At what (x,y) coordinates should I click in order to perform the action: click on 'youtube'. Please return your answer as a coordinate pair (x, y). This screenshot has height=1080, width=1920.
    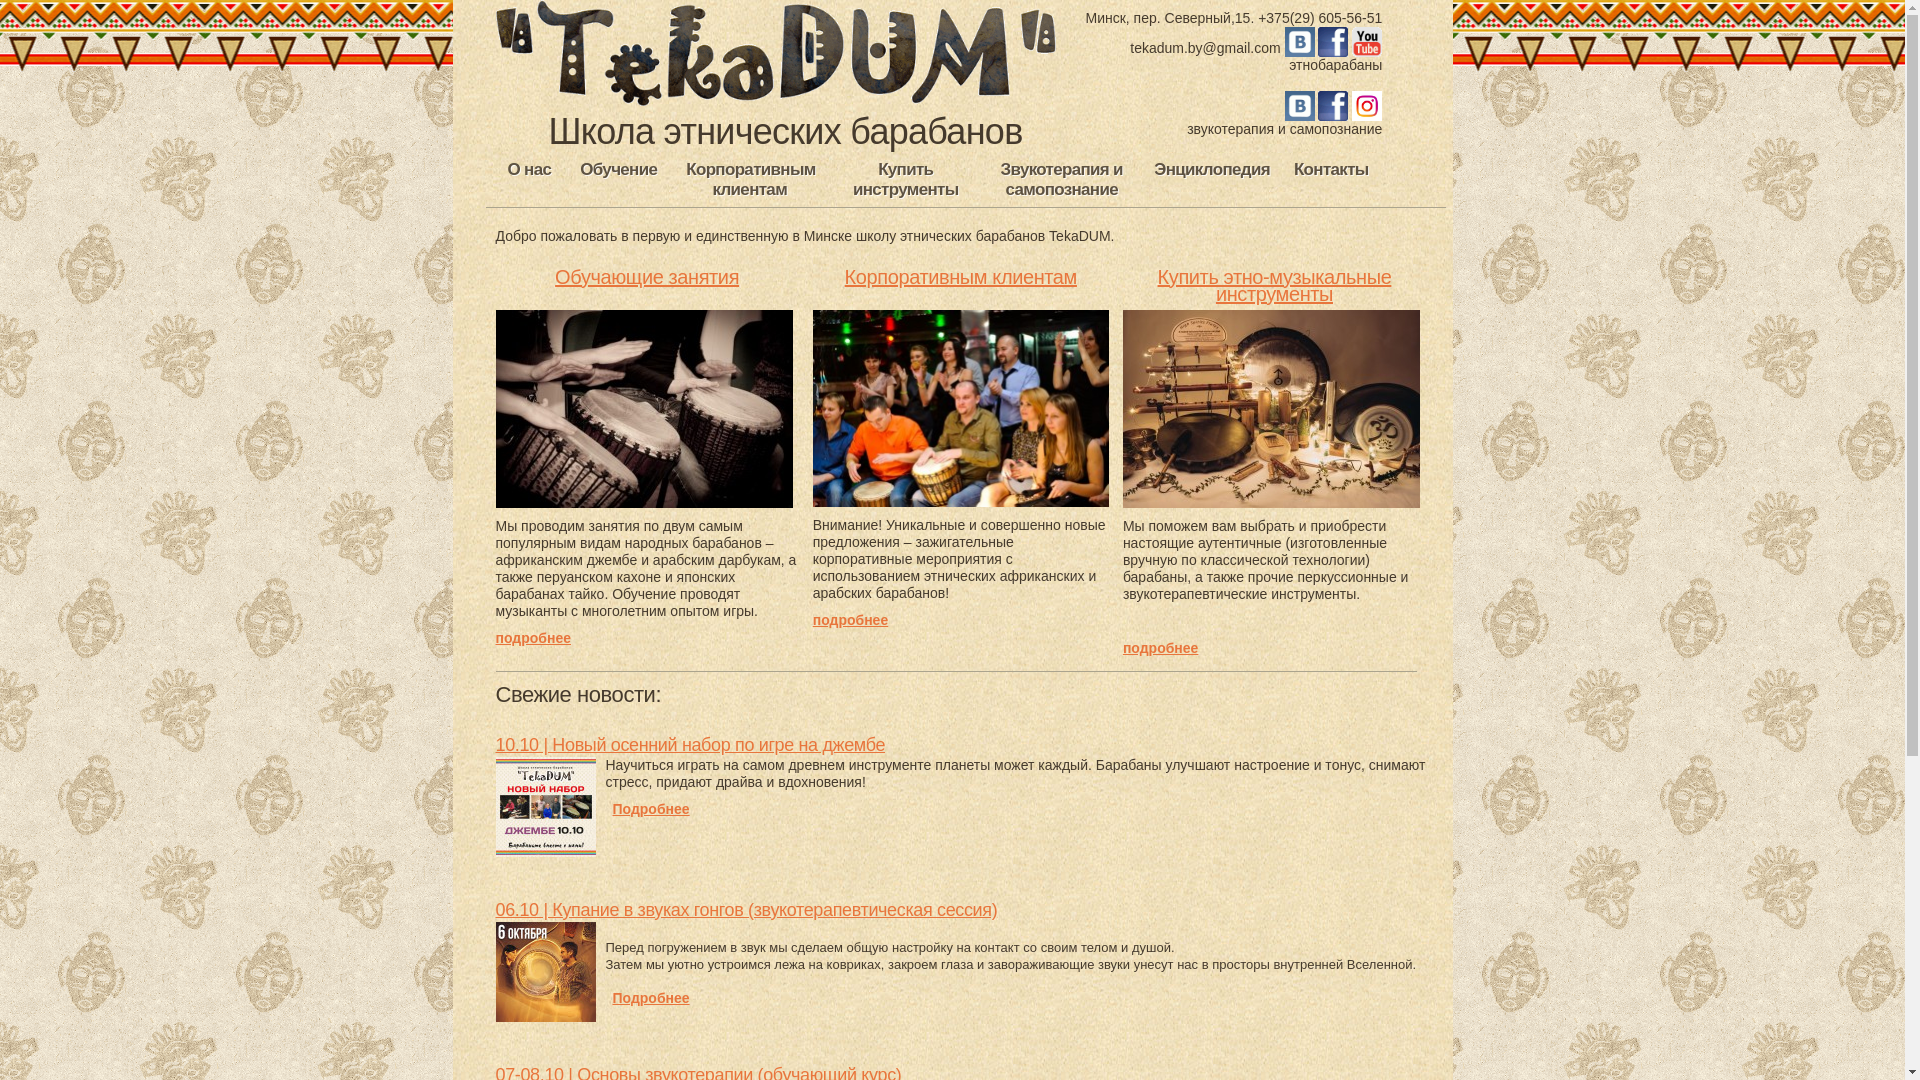
    Looking at the image, I should click on (1352, 46).